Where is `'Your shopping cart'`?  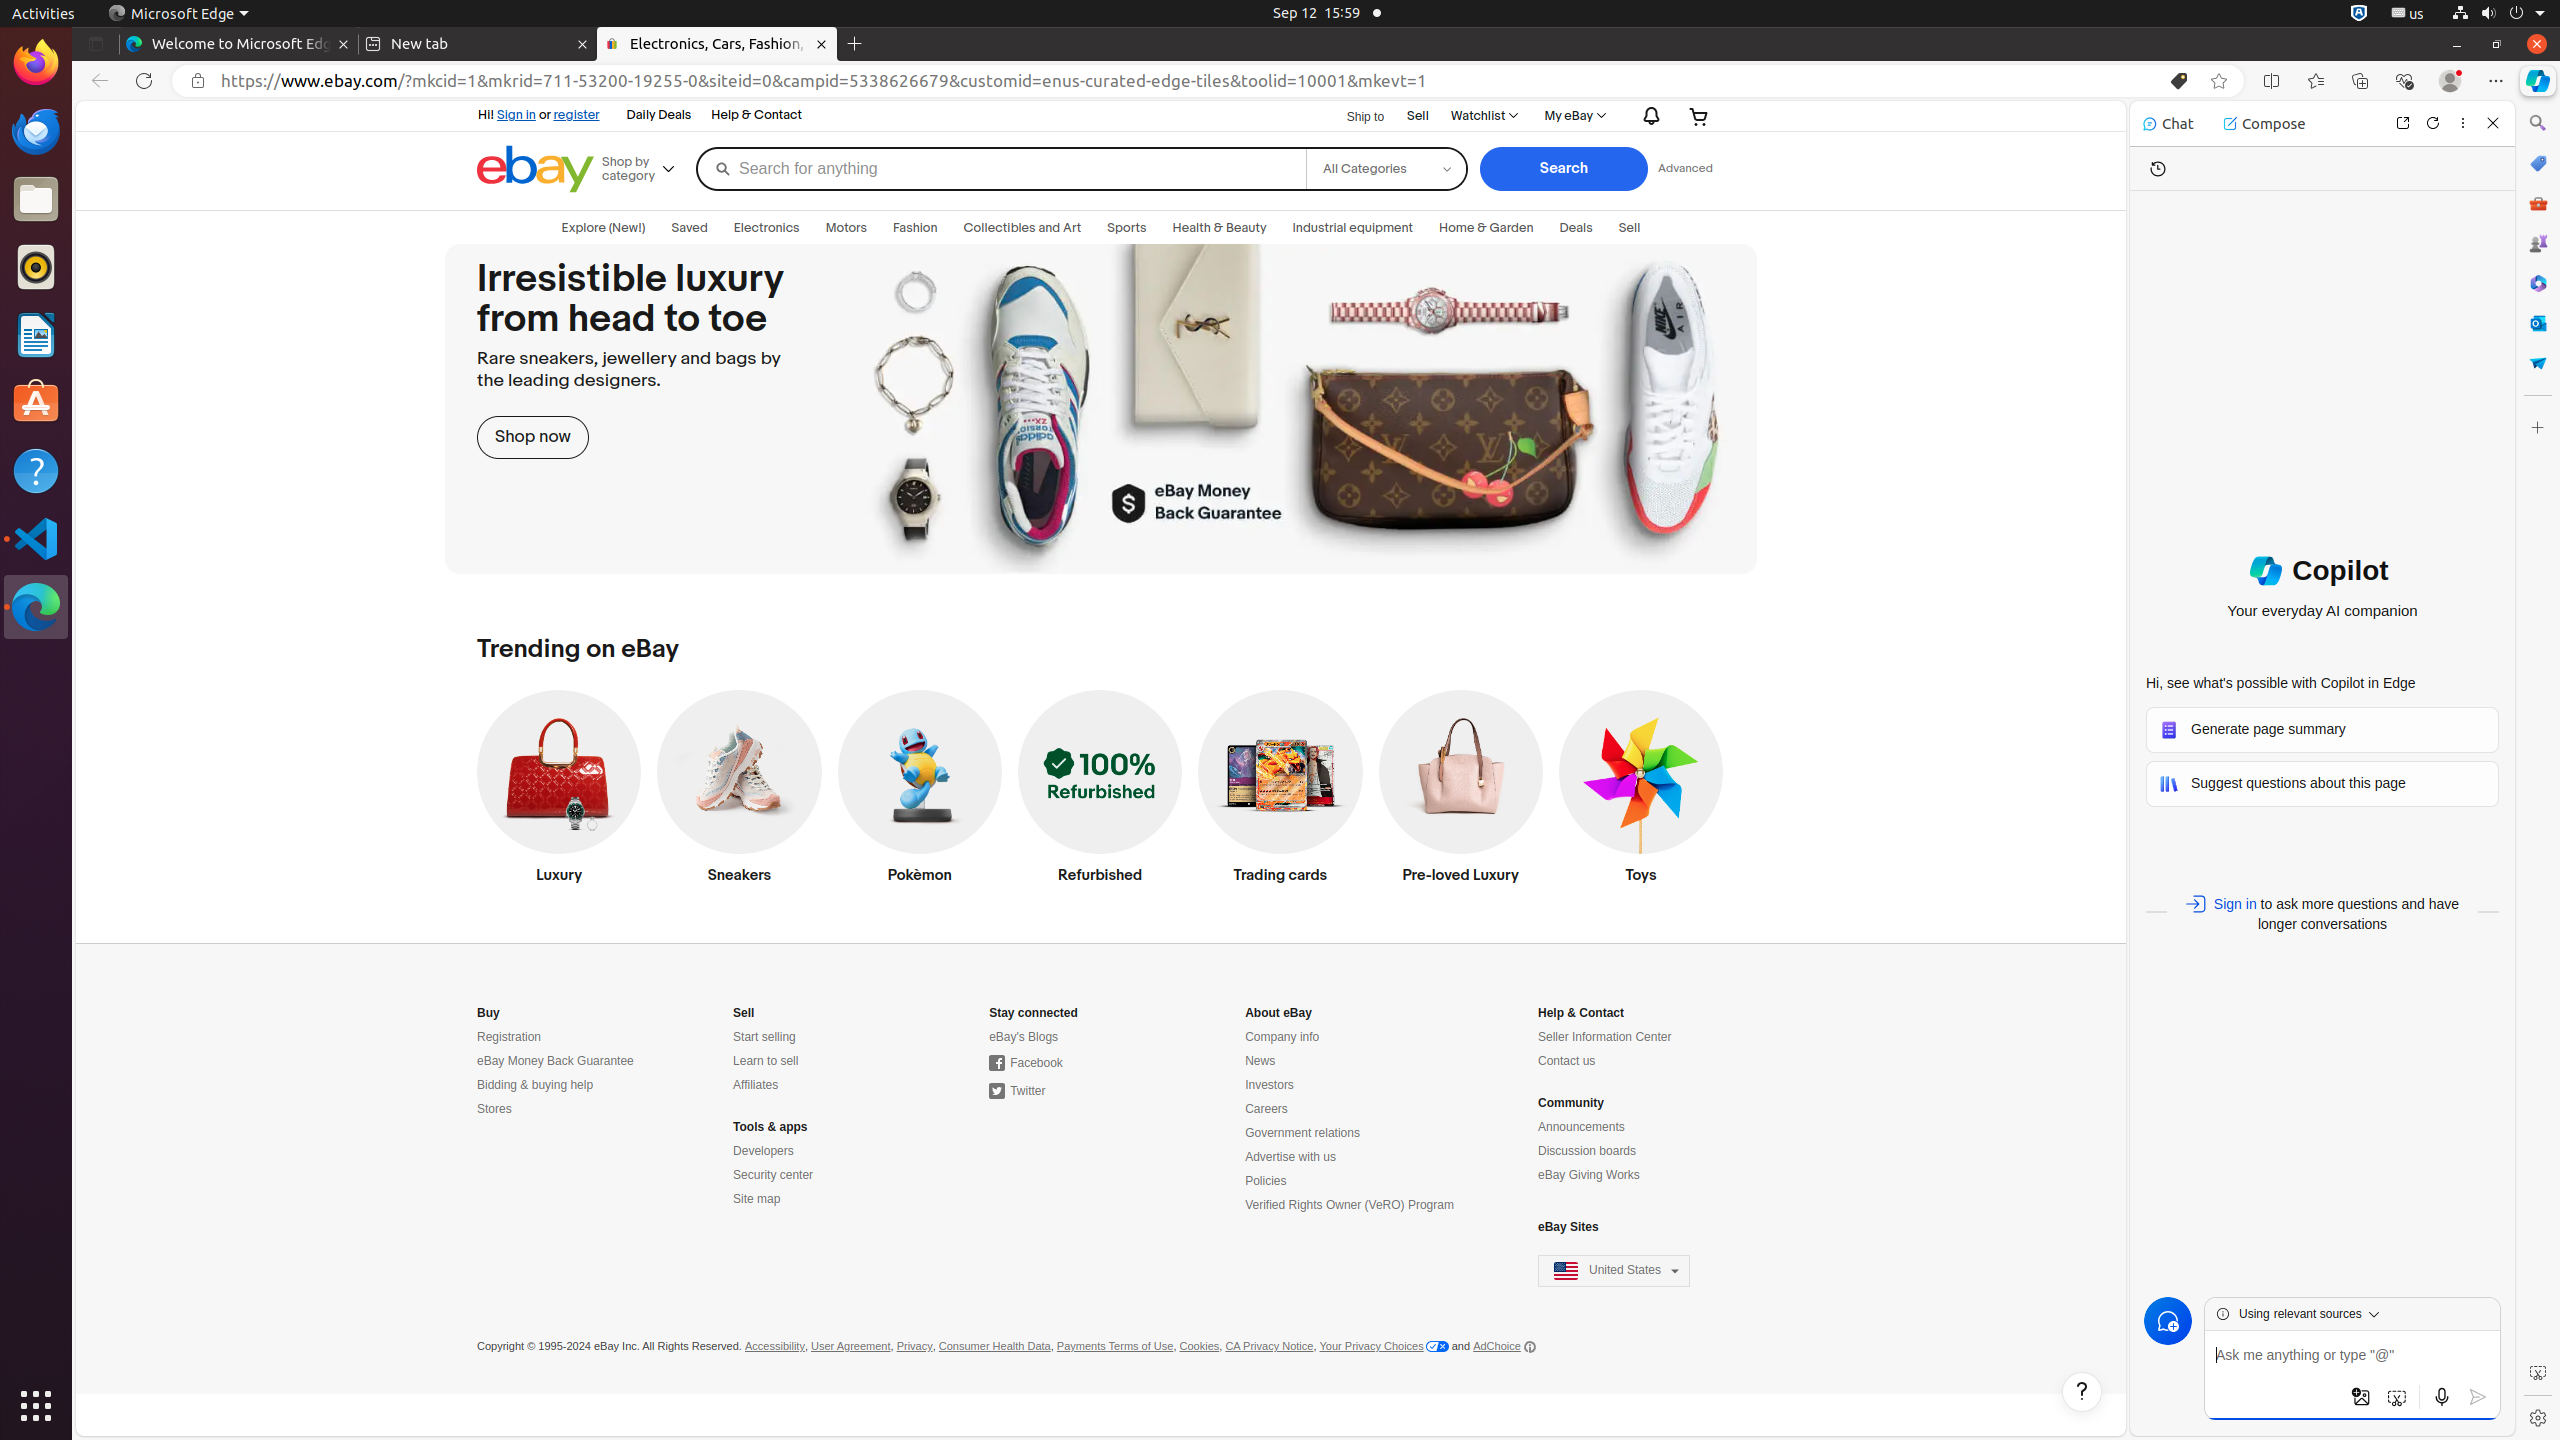 'Your shopping cart' is located at coordinates (1699, 115).